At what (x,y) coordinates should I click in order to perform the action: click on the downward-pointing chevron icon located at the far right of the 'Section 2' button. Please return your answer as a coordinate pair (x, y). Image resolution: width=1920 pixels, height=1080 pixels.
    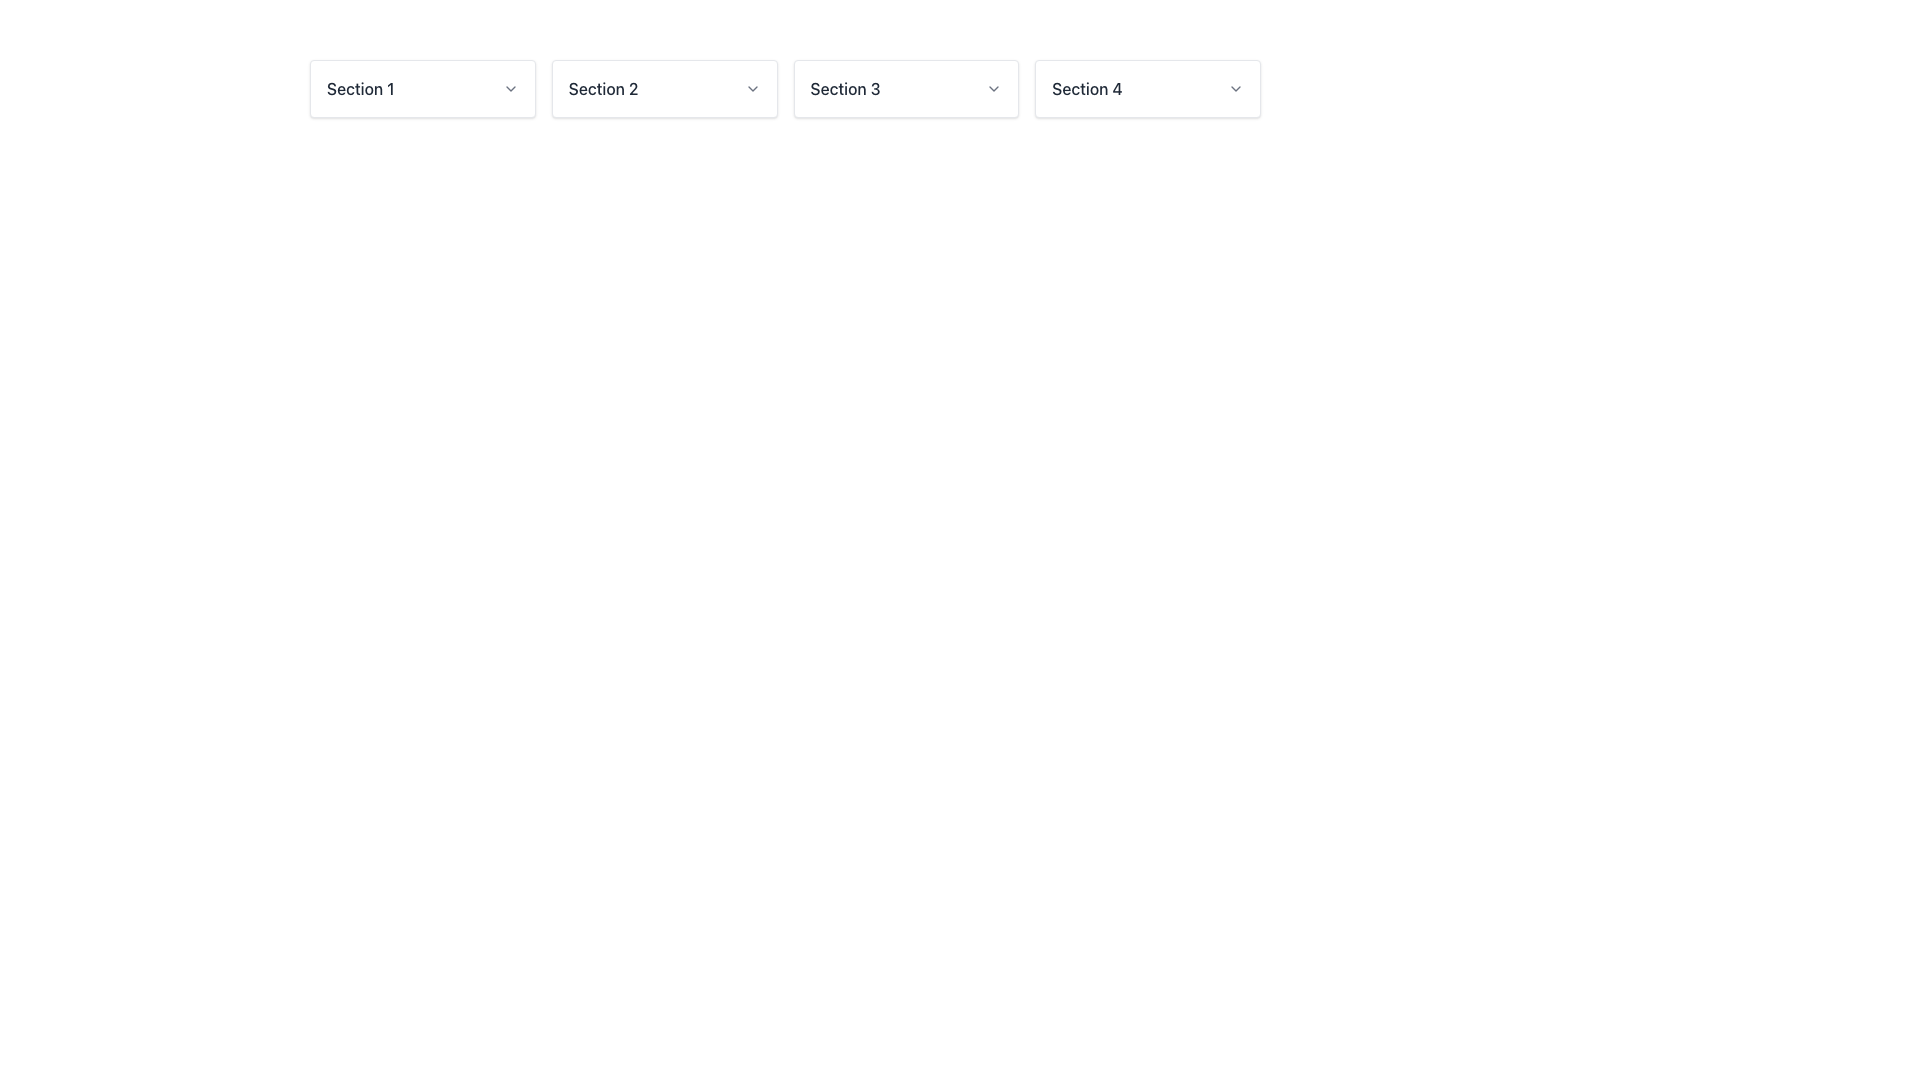
    Looking at the image, I should click on (751, 87).